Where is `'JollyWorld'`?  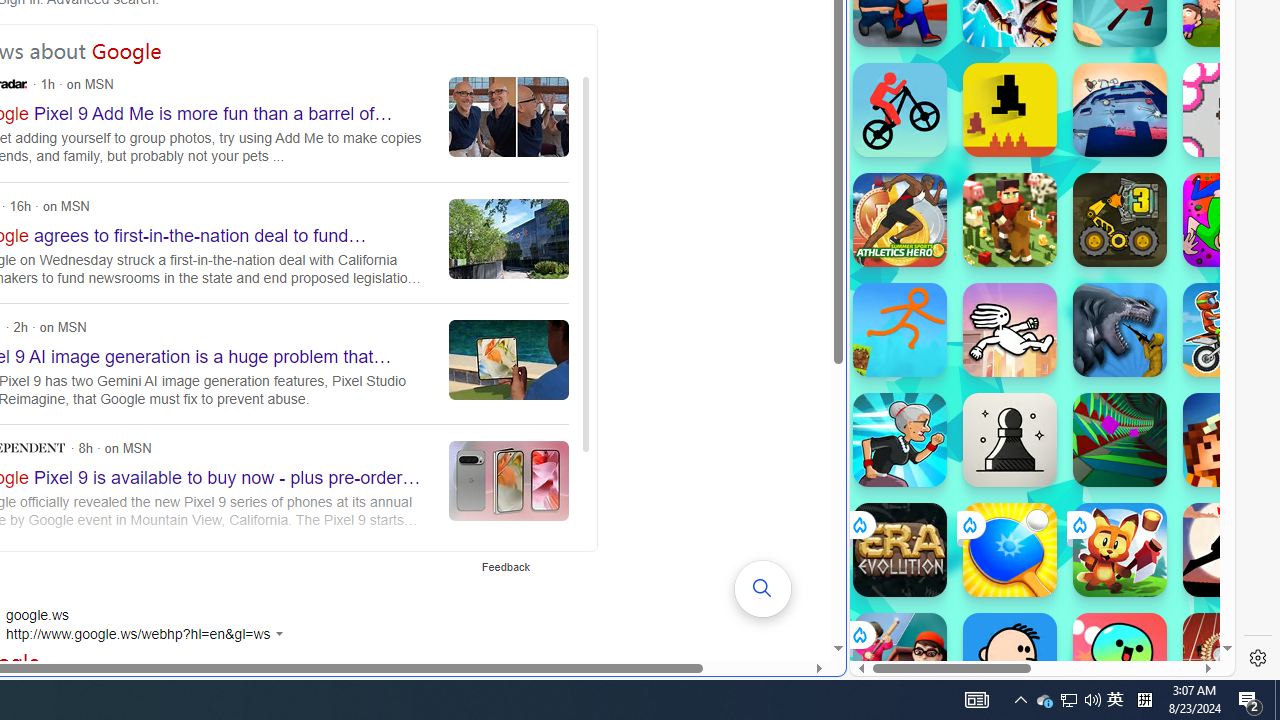 'JollyWorld' is located at coordinates (1229, 219).